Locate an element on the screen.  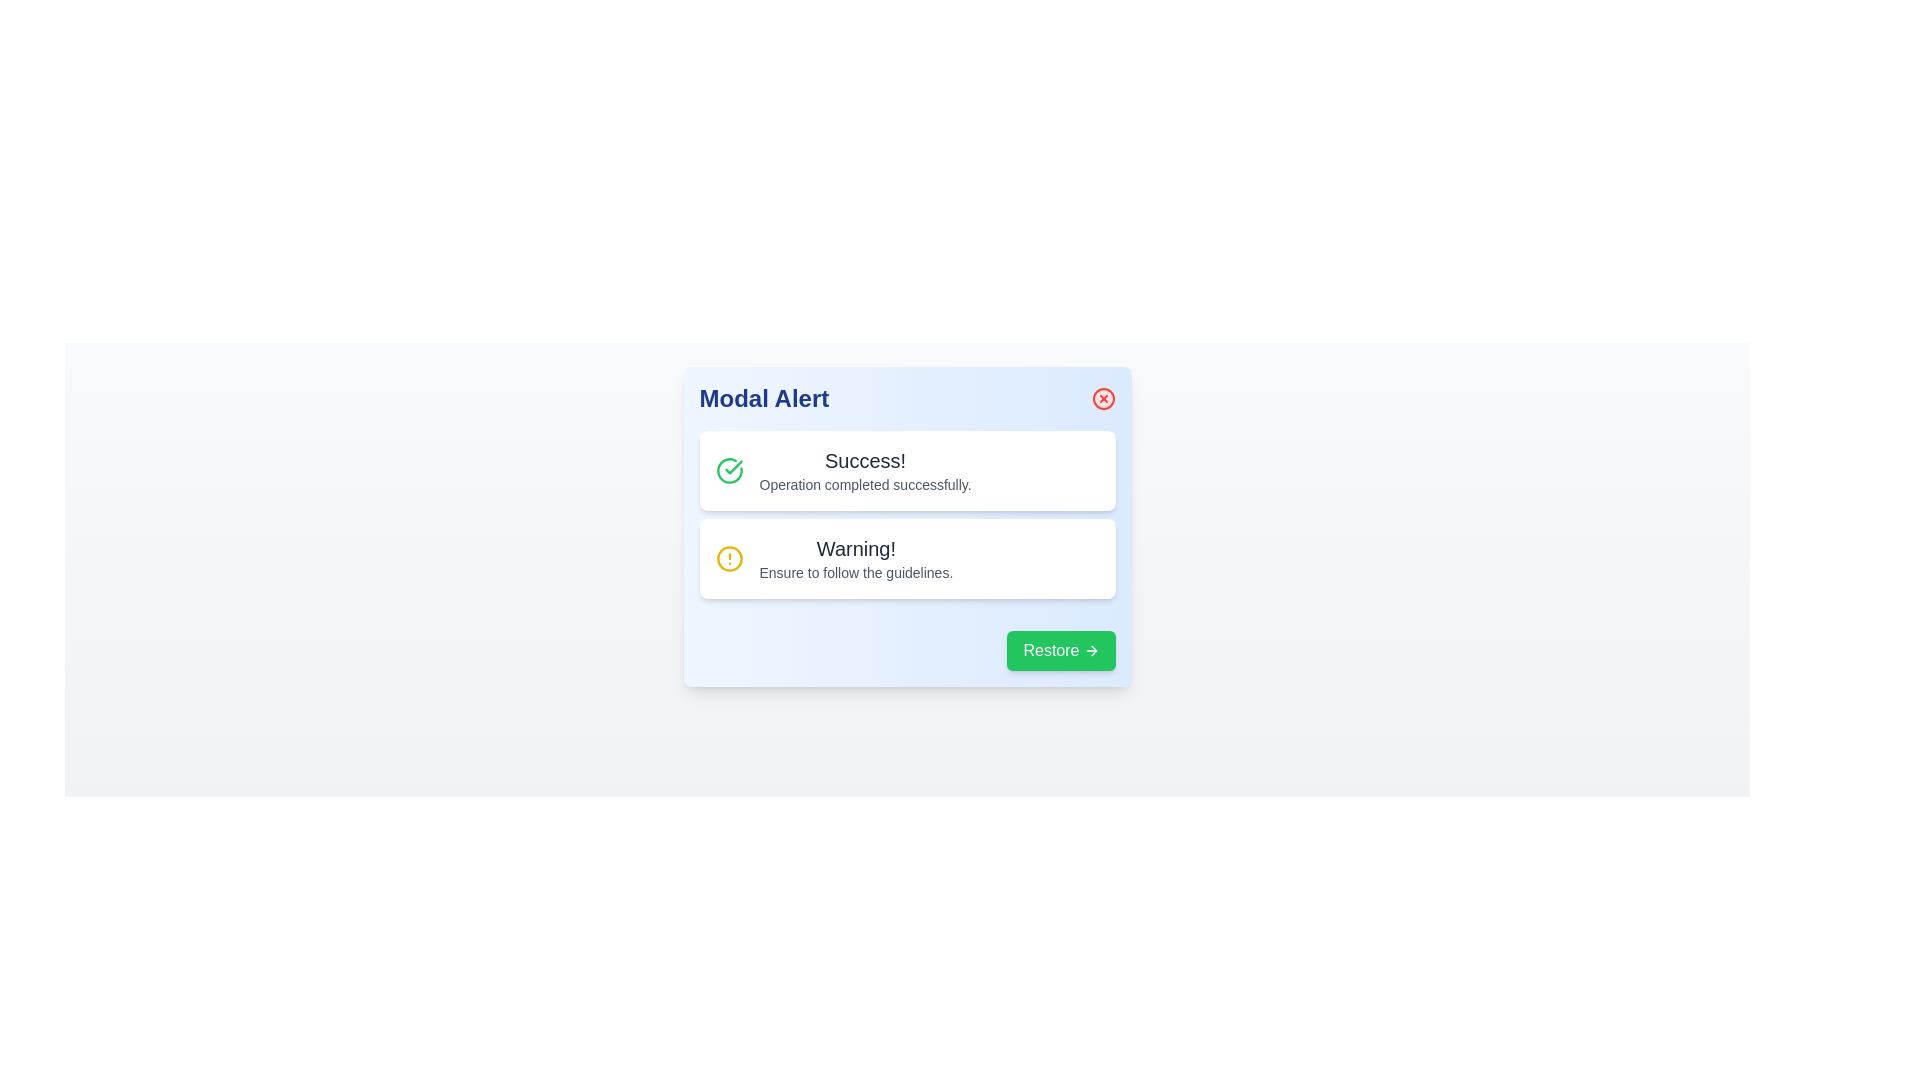
the warning message header text label located within the modal dialog, which is positioned below the 'Success!' section and above the explanatory sentence 'Ensure to follow the guidelines.' is located at coordinates (856, 548).